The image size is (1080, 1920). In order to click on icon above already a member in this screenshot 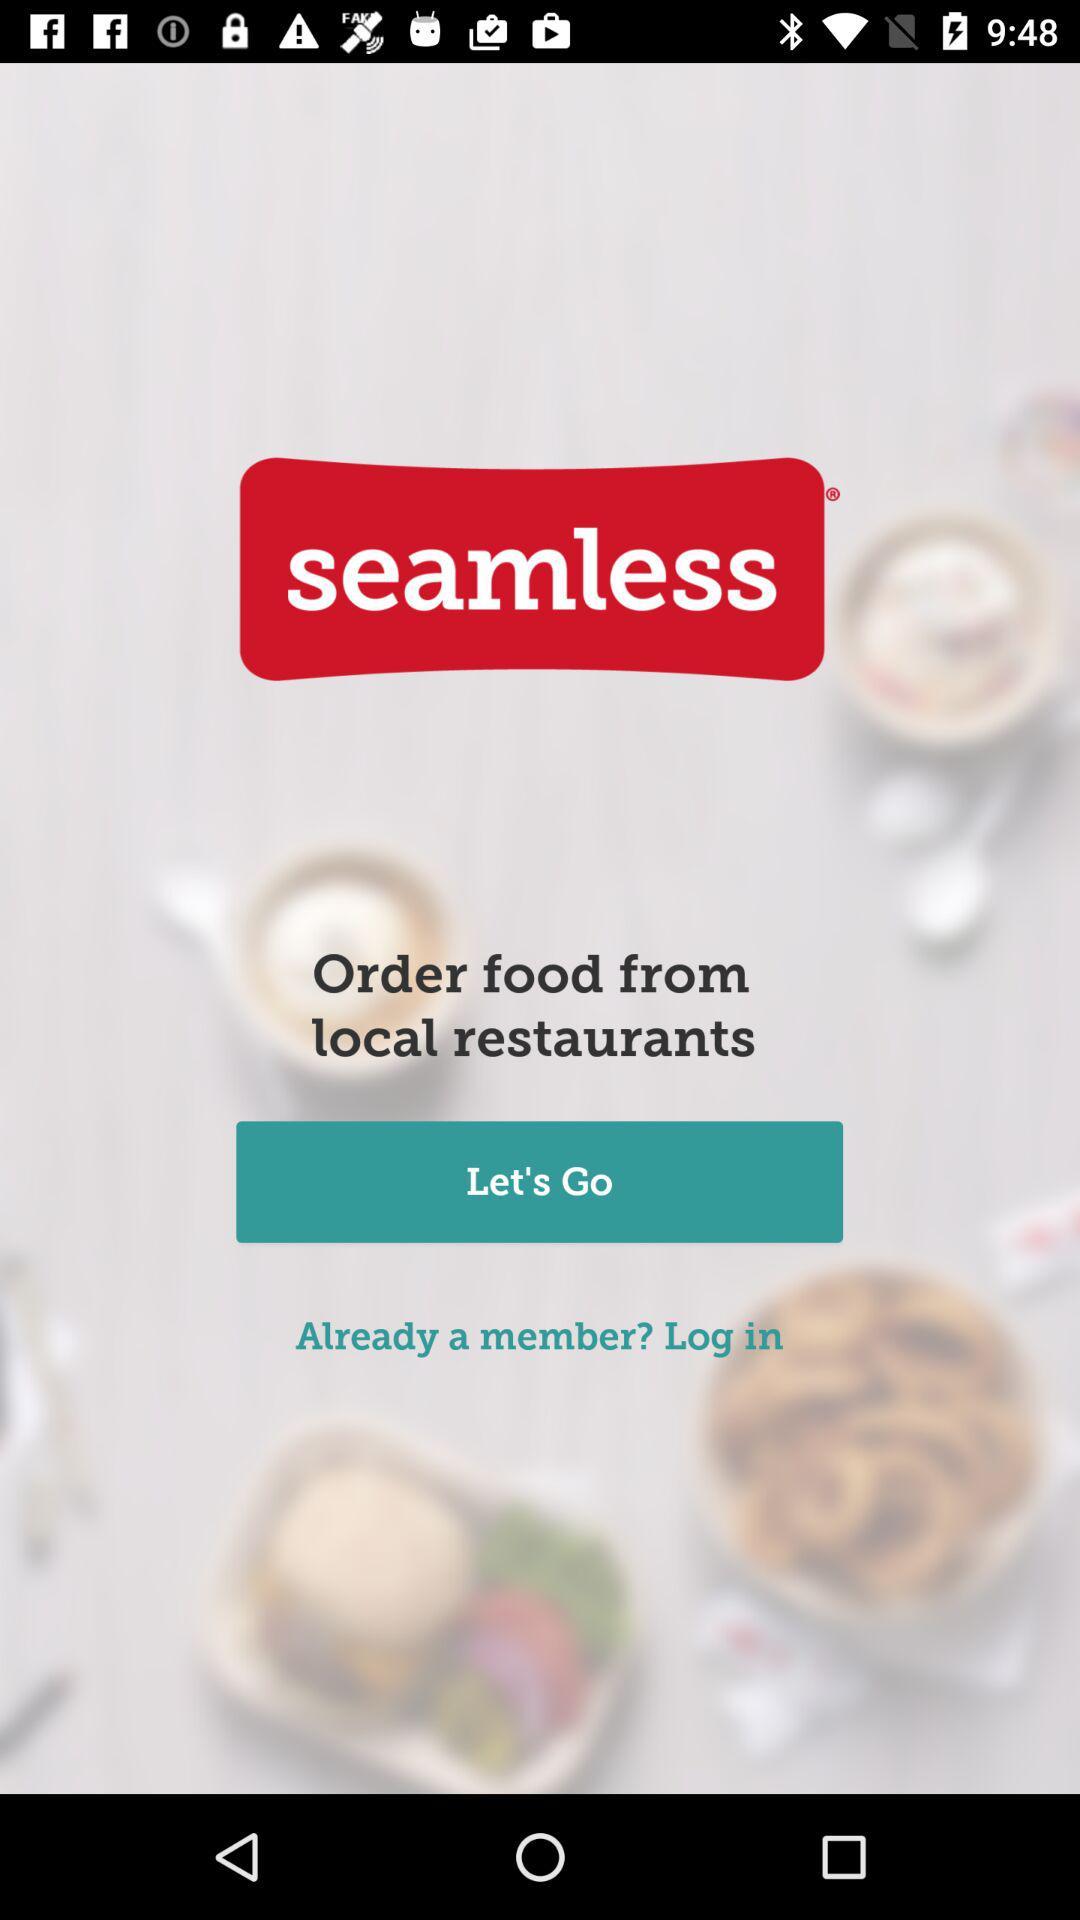, I will do `click(538, 1184)`.